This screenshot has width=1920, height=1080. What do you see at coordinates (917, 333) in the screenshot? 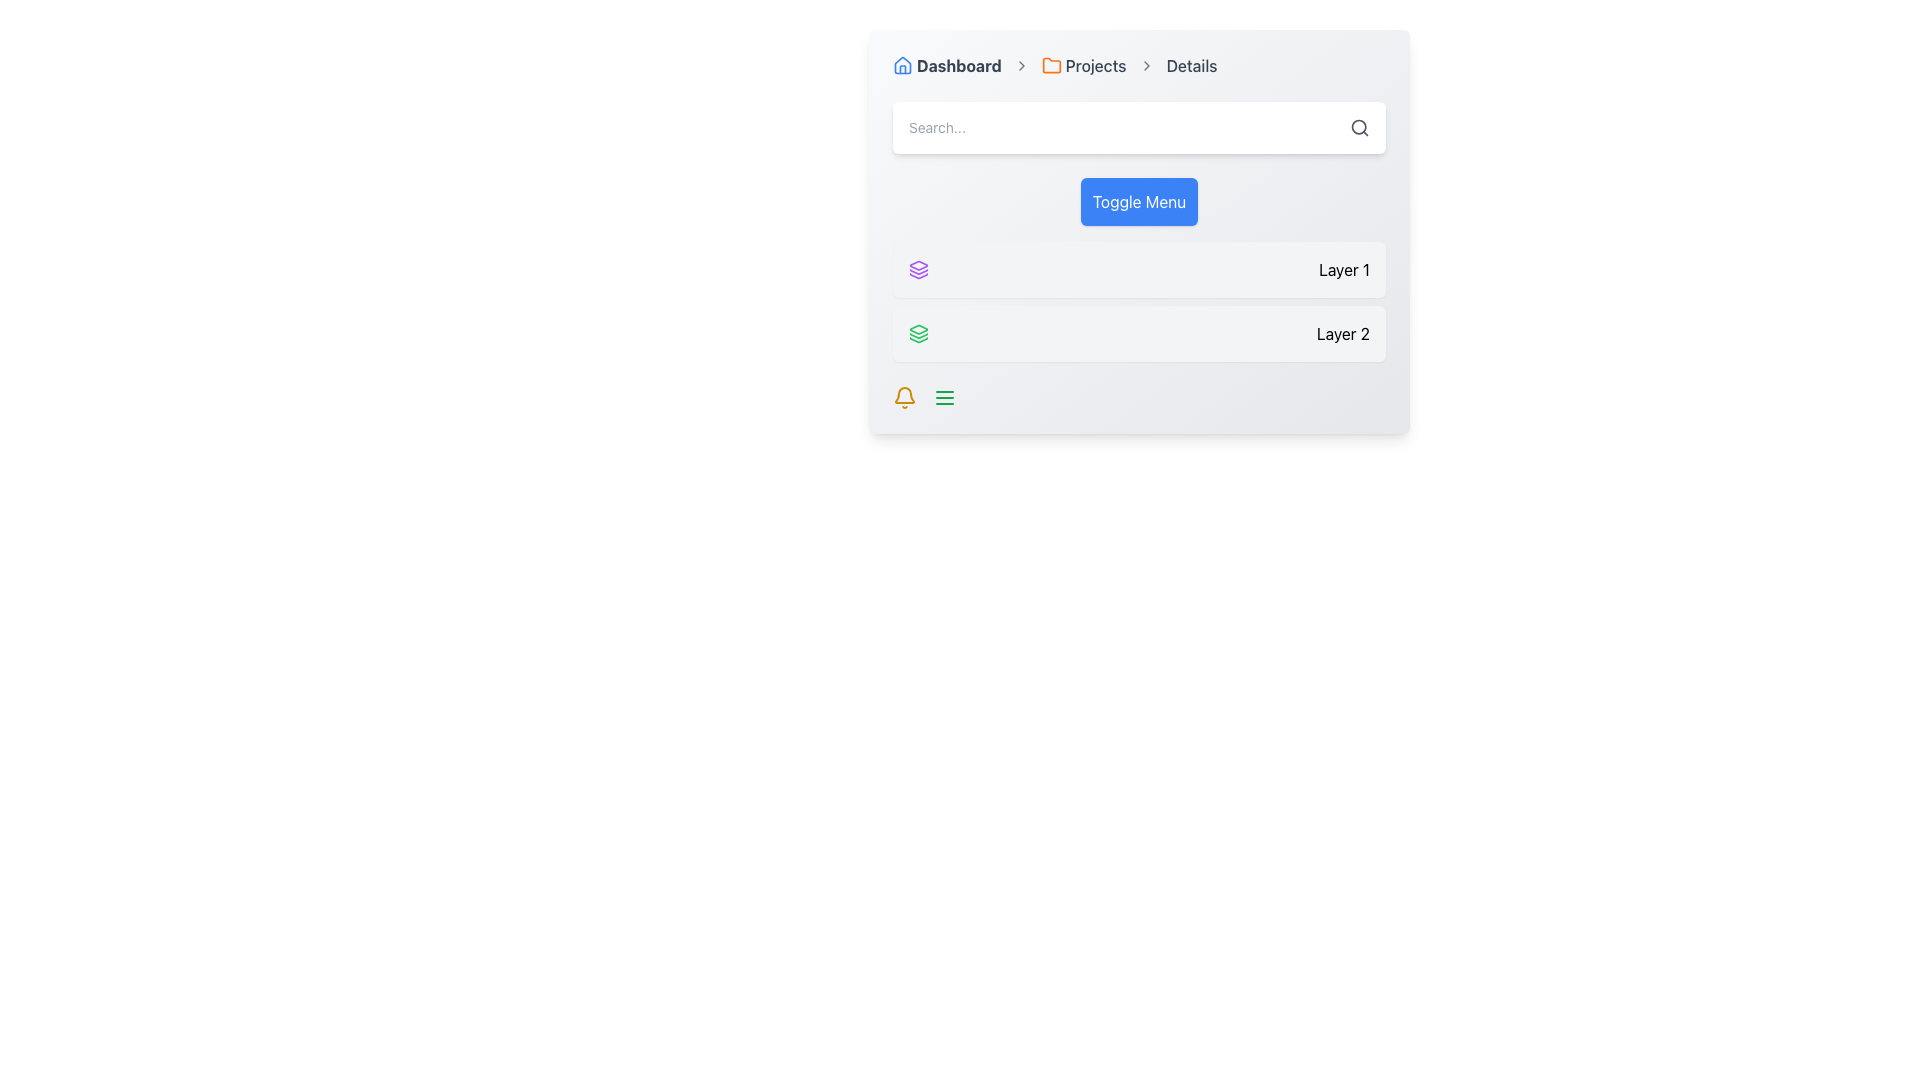
I see `the green icon resembling a stack of layers located within the 'Layer 2' section` at bounding box center [917, 333].